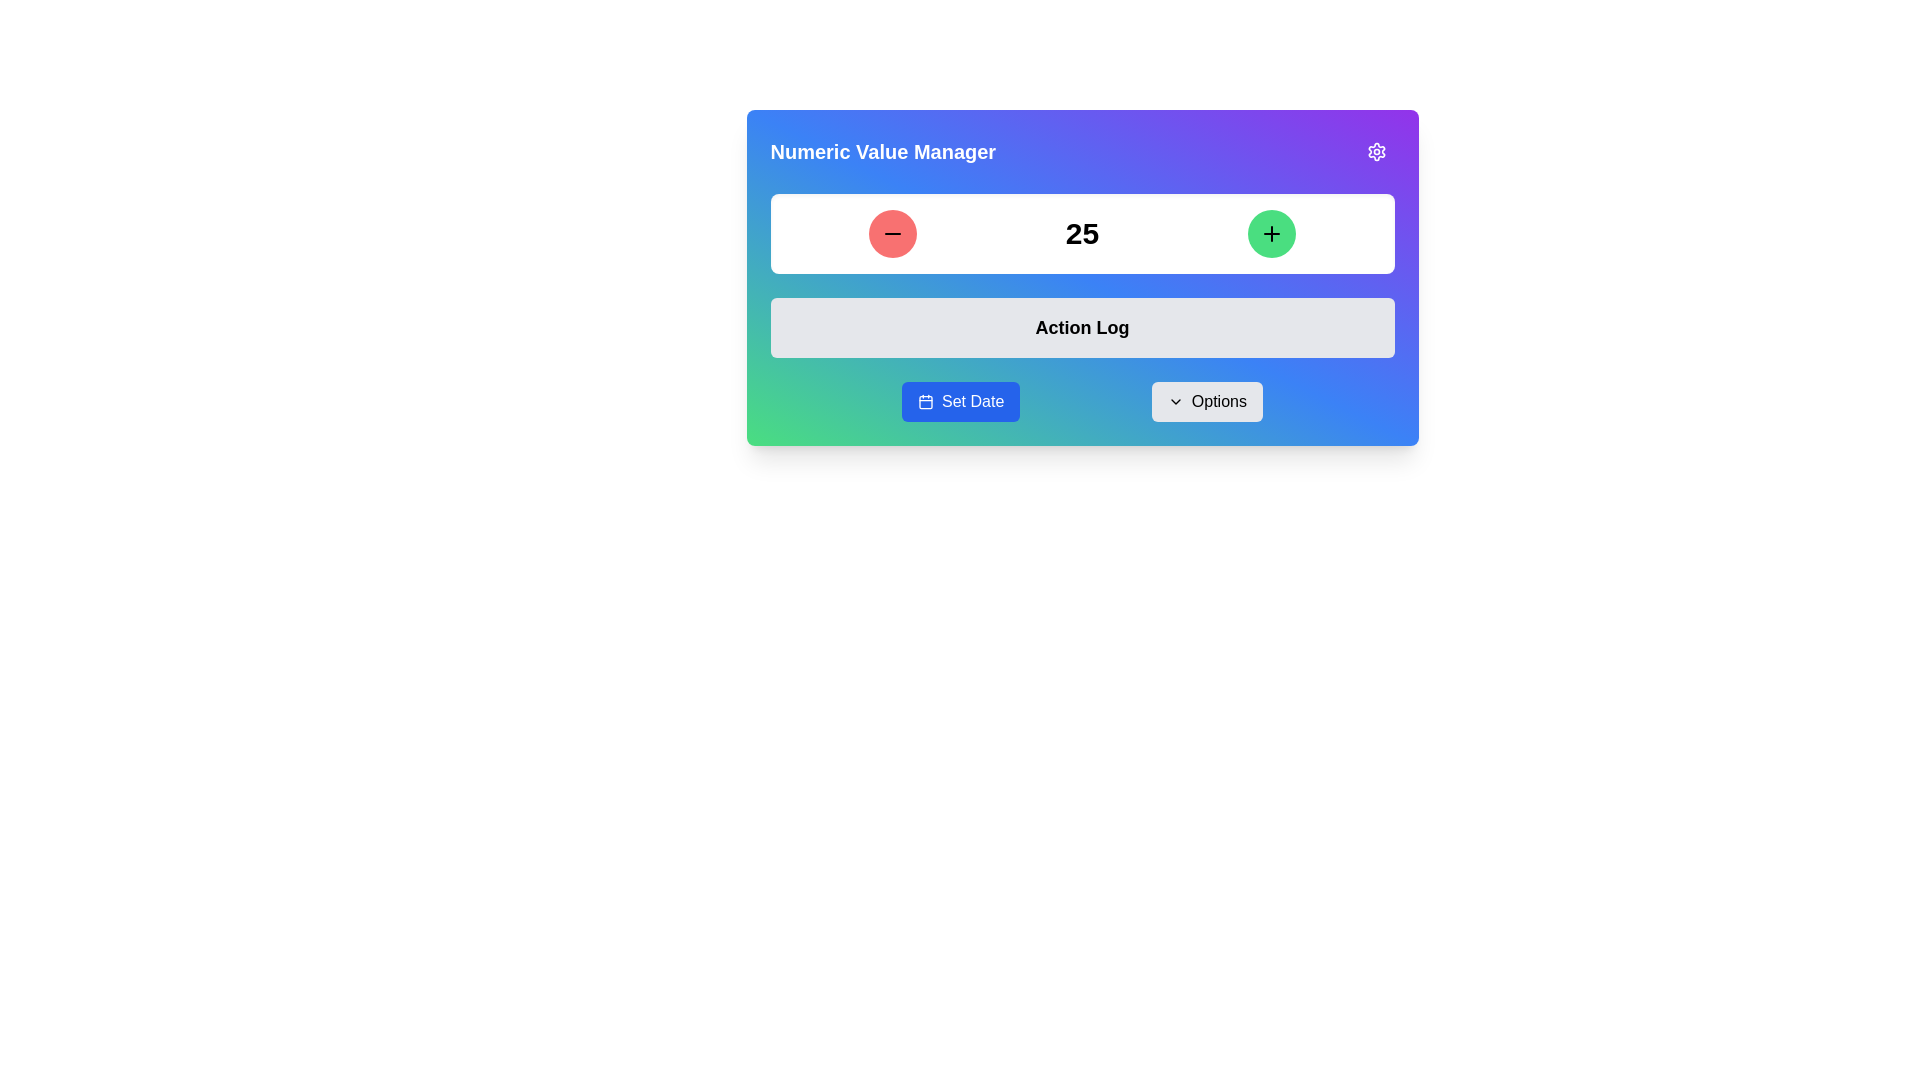 This screenshot has width=1920, height=1080. Describe the element at coordinates (925, 402) in the screenshot. I see `the blue square icon with a white calendar icon, which is located directly above the 'Set Date' button on the left` at that location.